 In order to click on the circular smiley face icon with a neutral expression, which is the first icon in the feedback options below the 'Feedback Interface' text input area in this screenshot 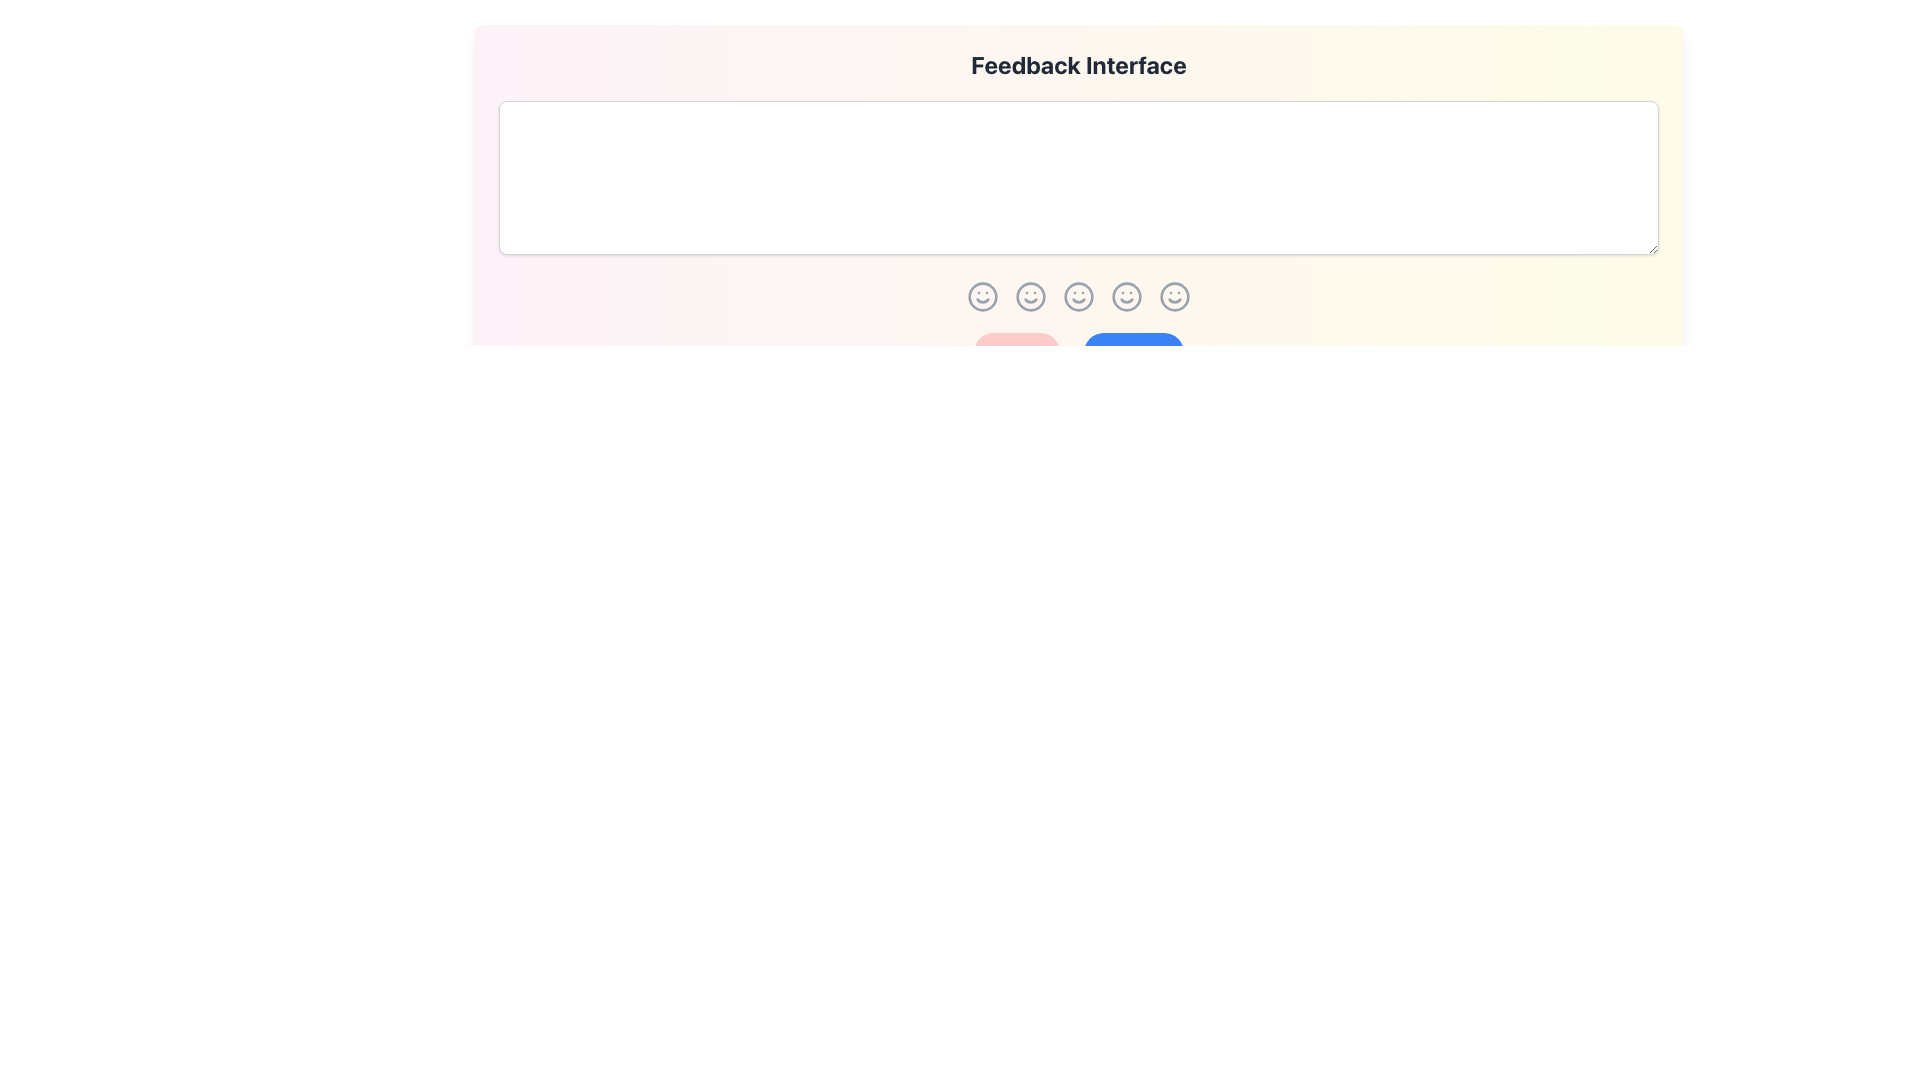, I will do `click(983, 297)`.